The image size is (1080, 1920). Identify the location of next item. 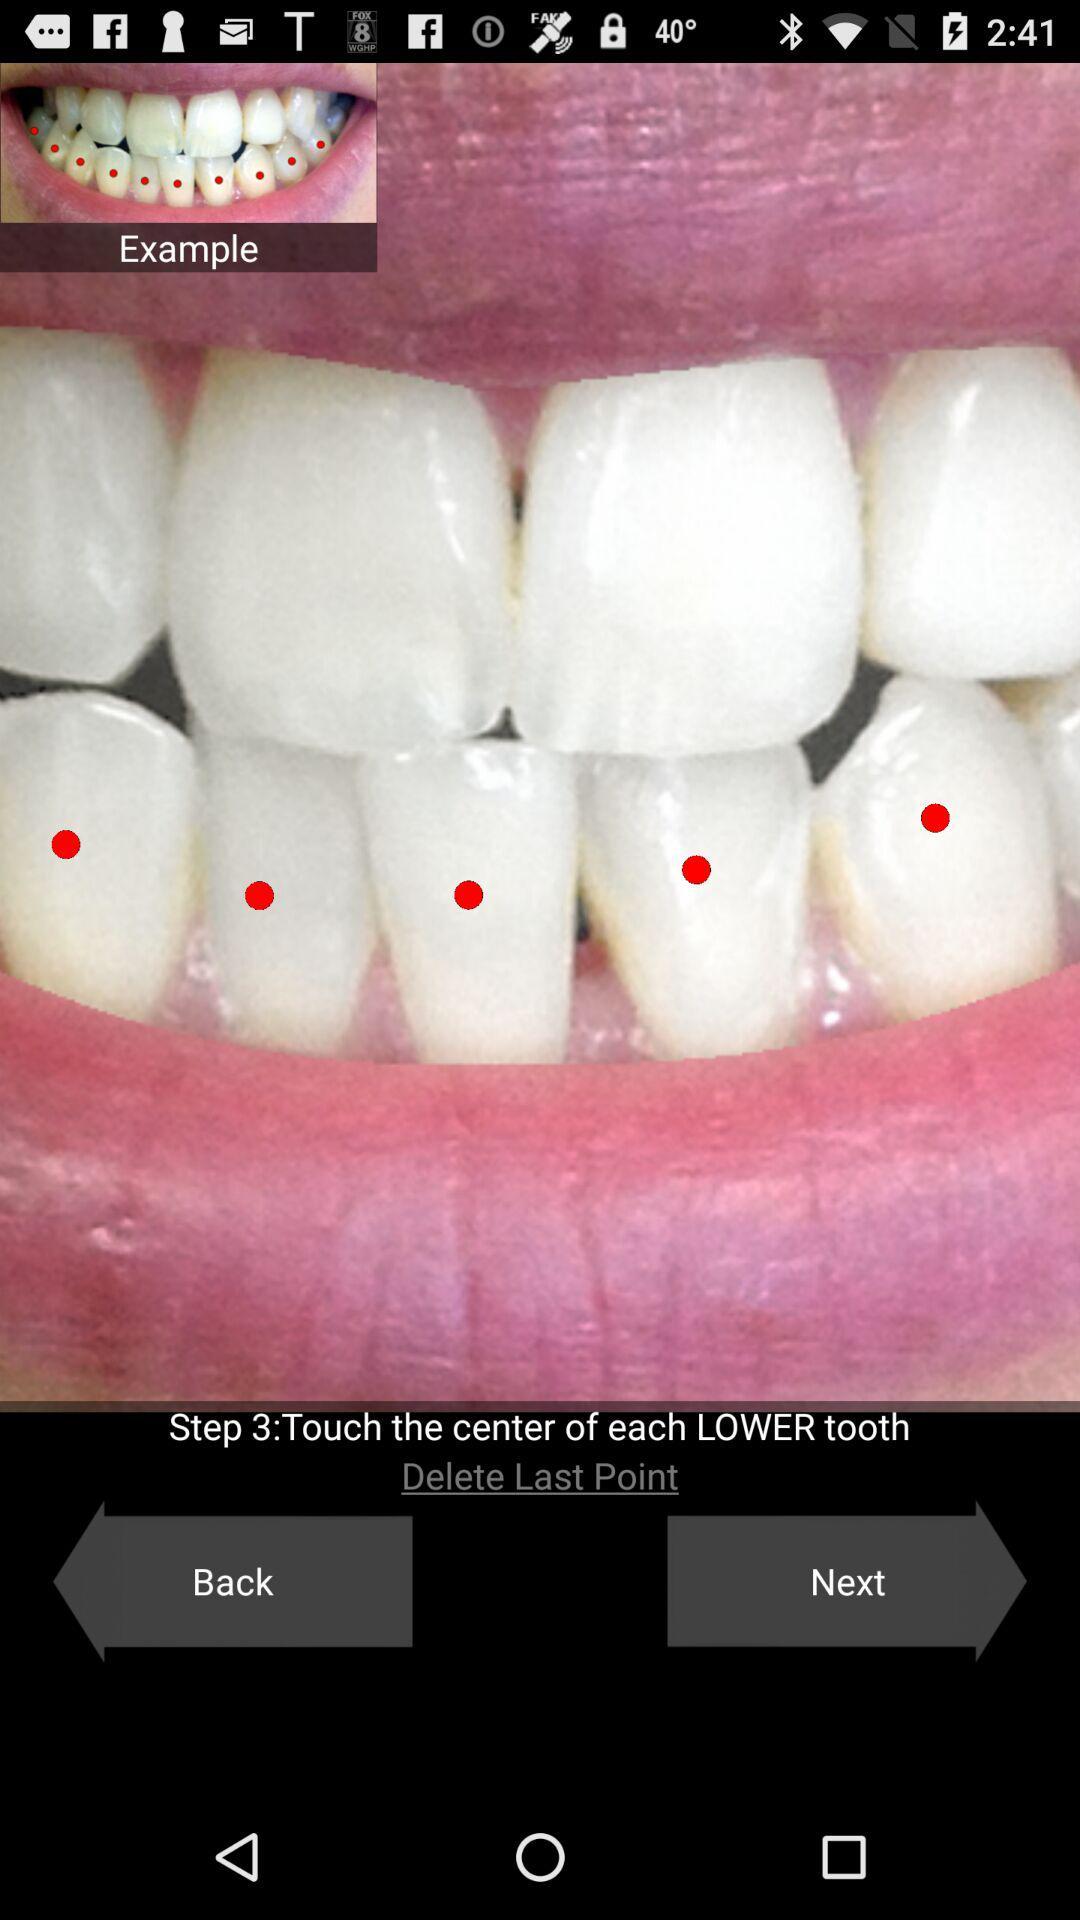
(847, 1580).